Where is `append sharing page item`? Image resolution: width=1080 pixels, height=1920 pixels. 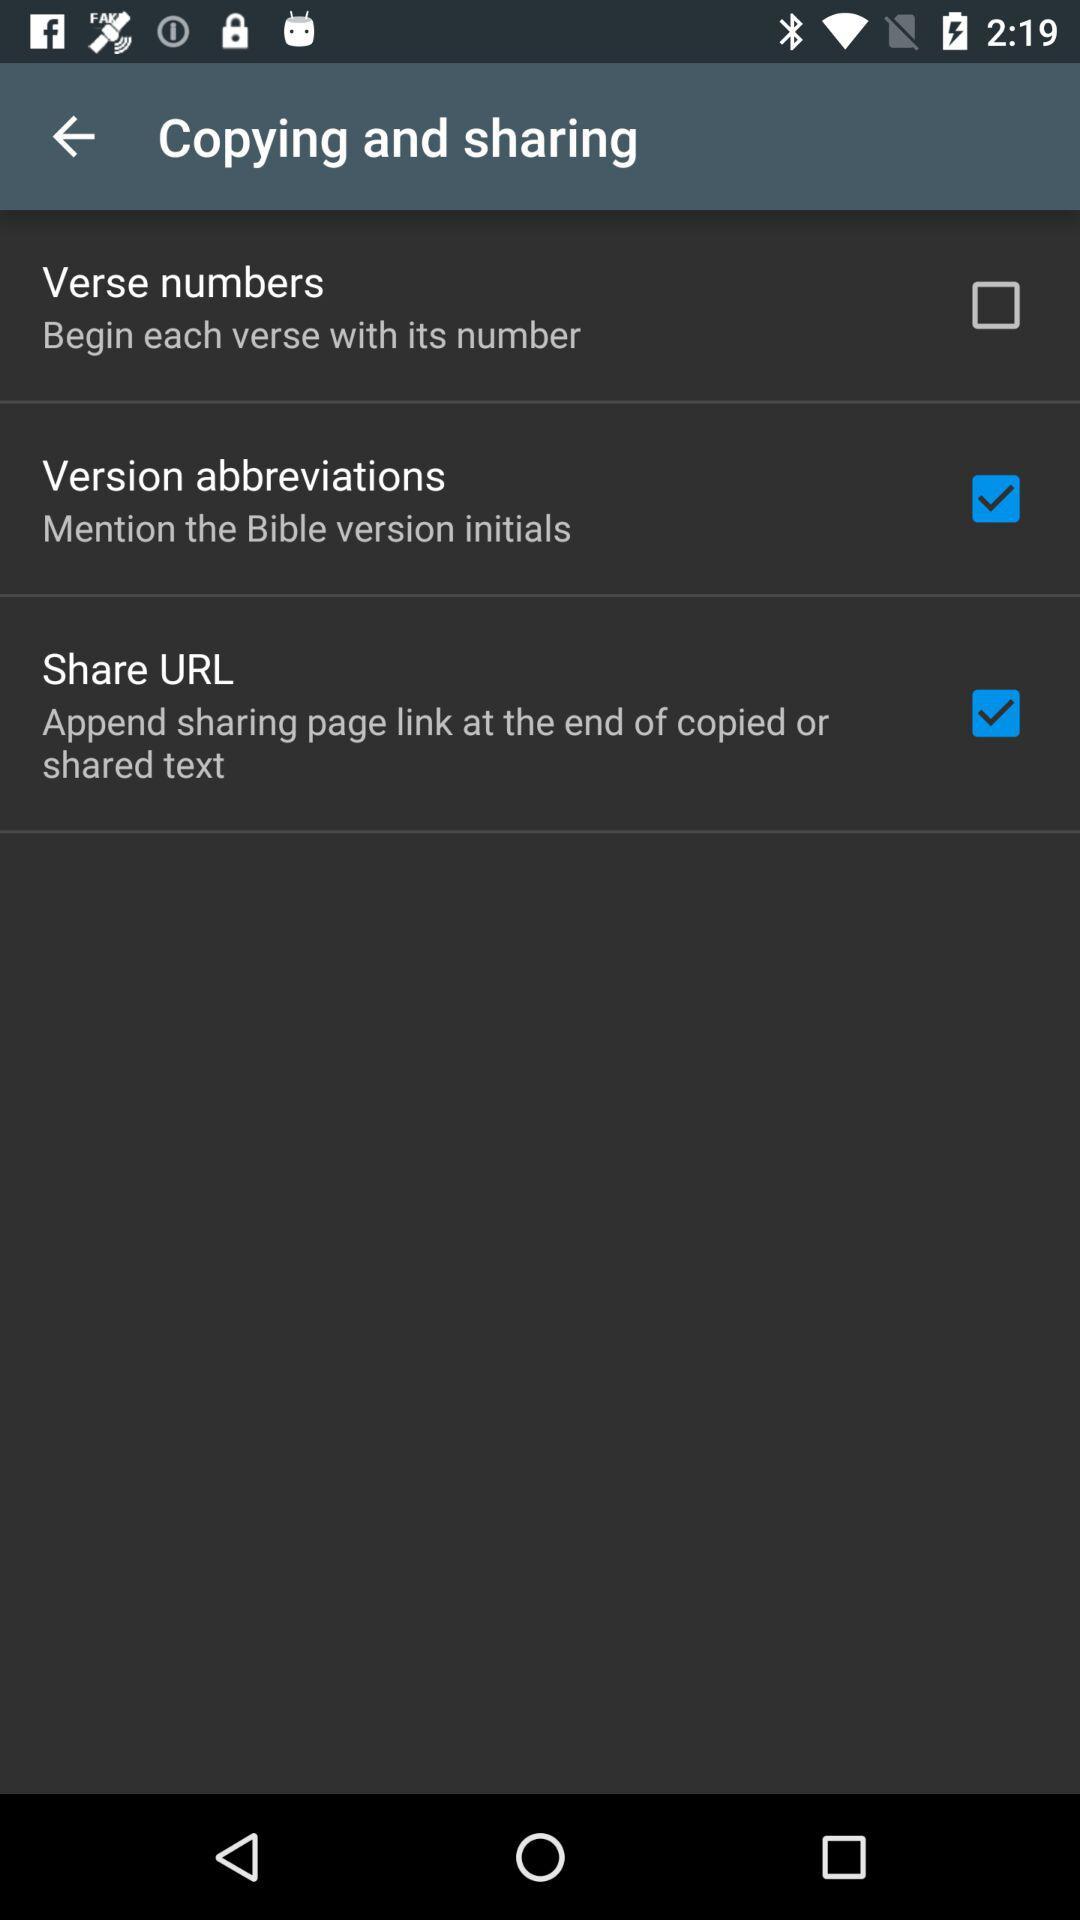
append sharing page item is located at coordinates (477, 741).